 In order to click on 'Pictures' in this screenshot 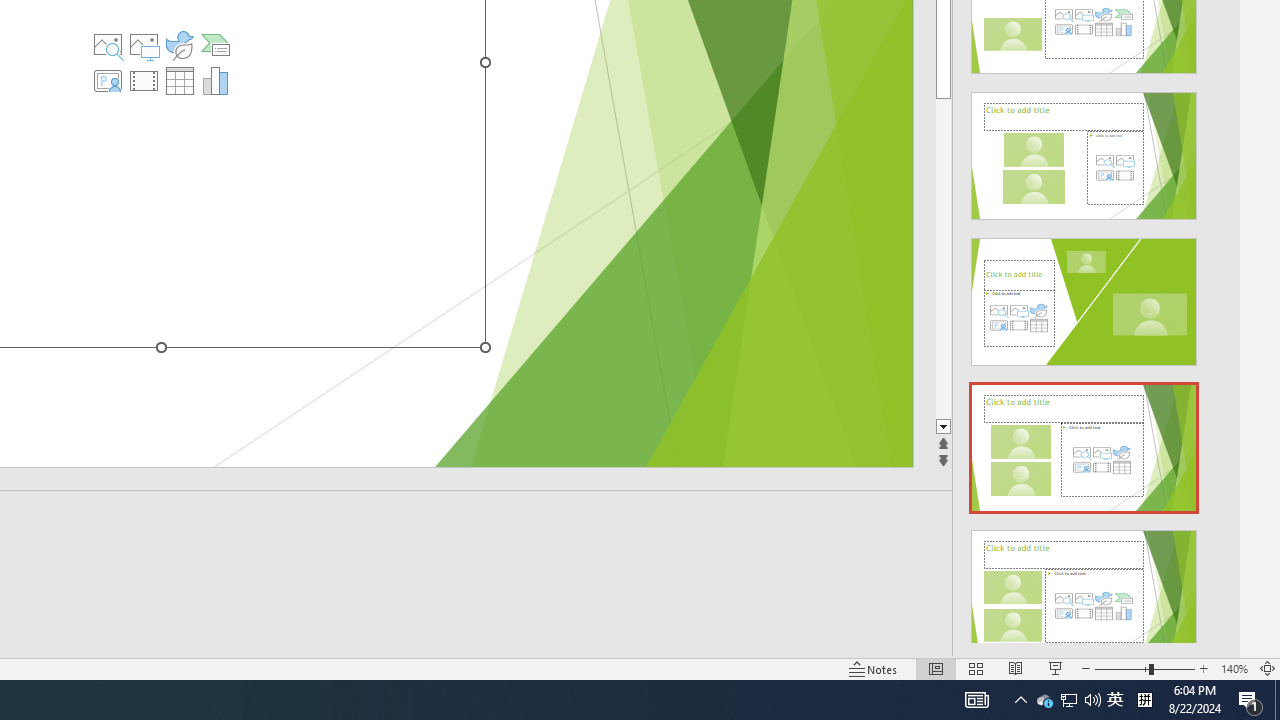, I will do `click(143, 45)`.